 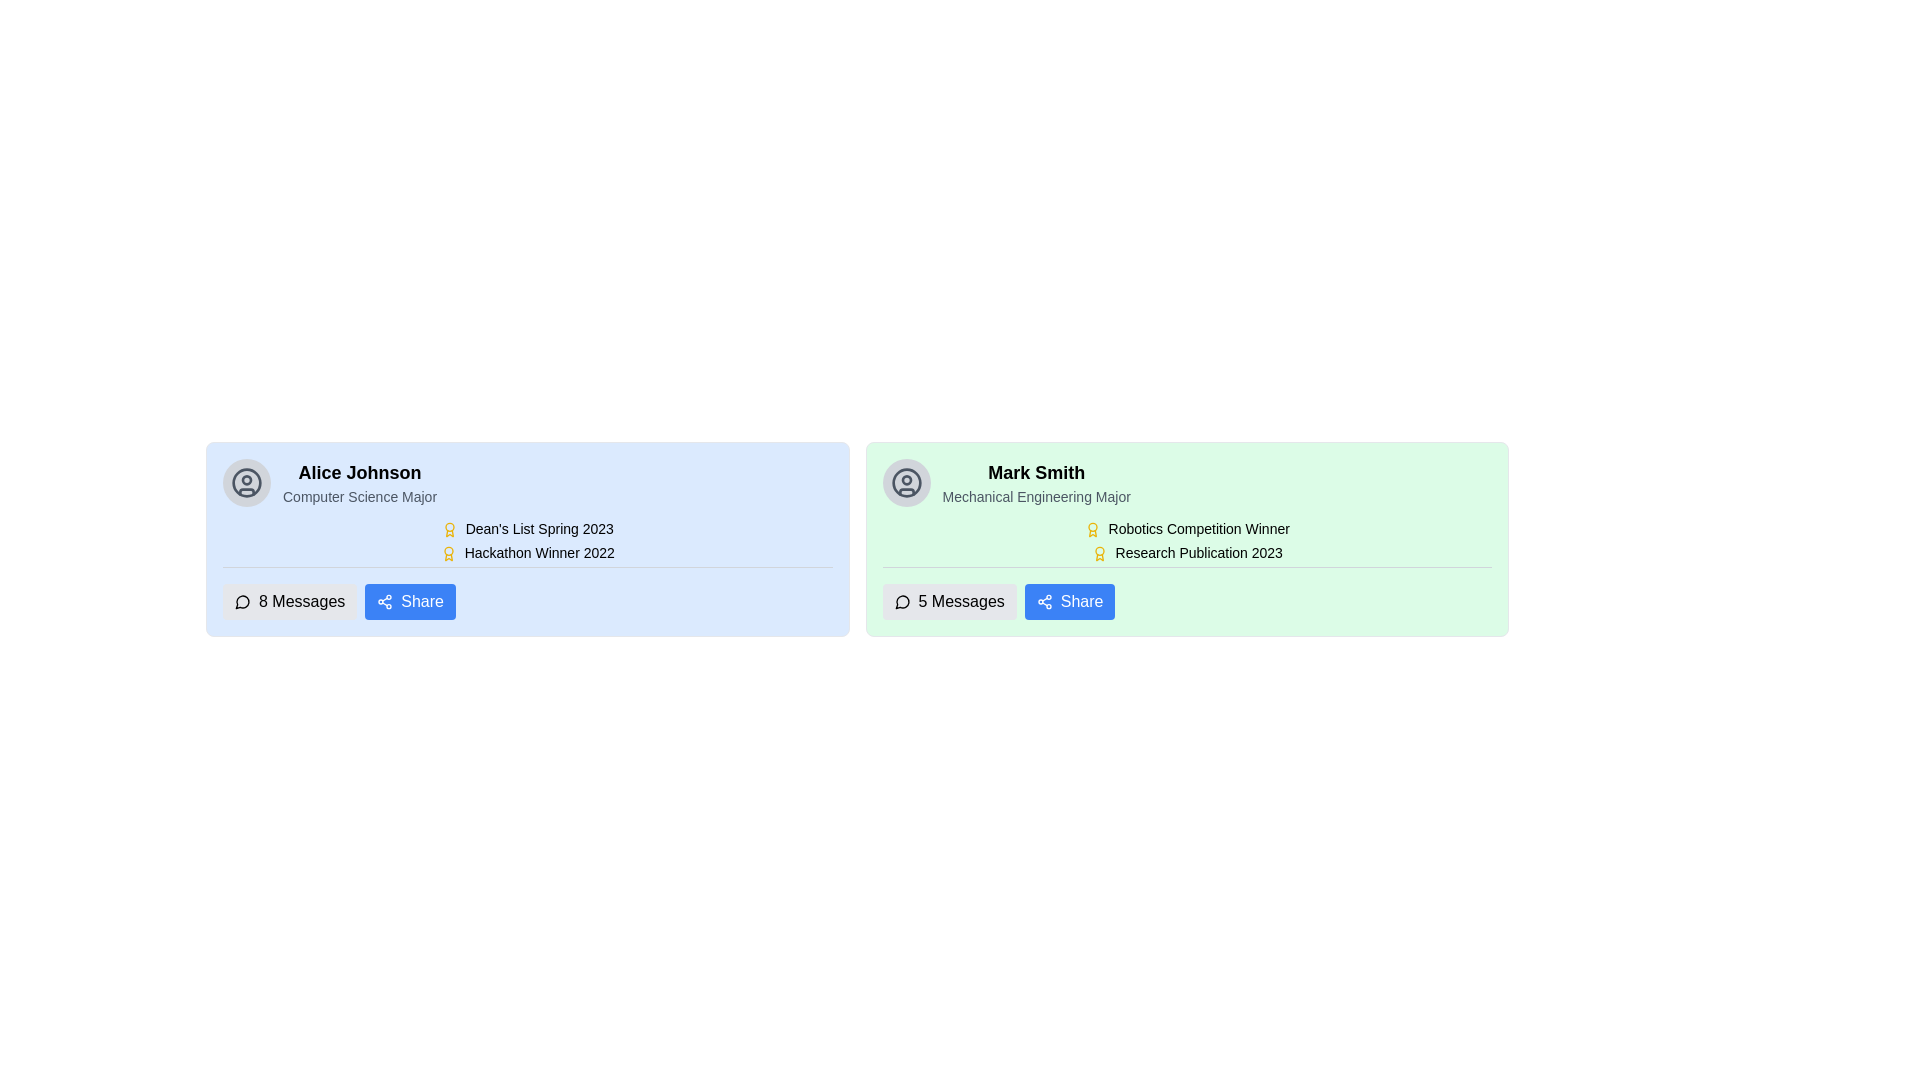 What do you see at coordinates (1069, 600) in the screenshot?
I see `the blue rectangular 'Share' button with a share network icon located in the '5 Messages Share' section` at bounding box center [1069, 600].